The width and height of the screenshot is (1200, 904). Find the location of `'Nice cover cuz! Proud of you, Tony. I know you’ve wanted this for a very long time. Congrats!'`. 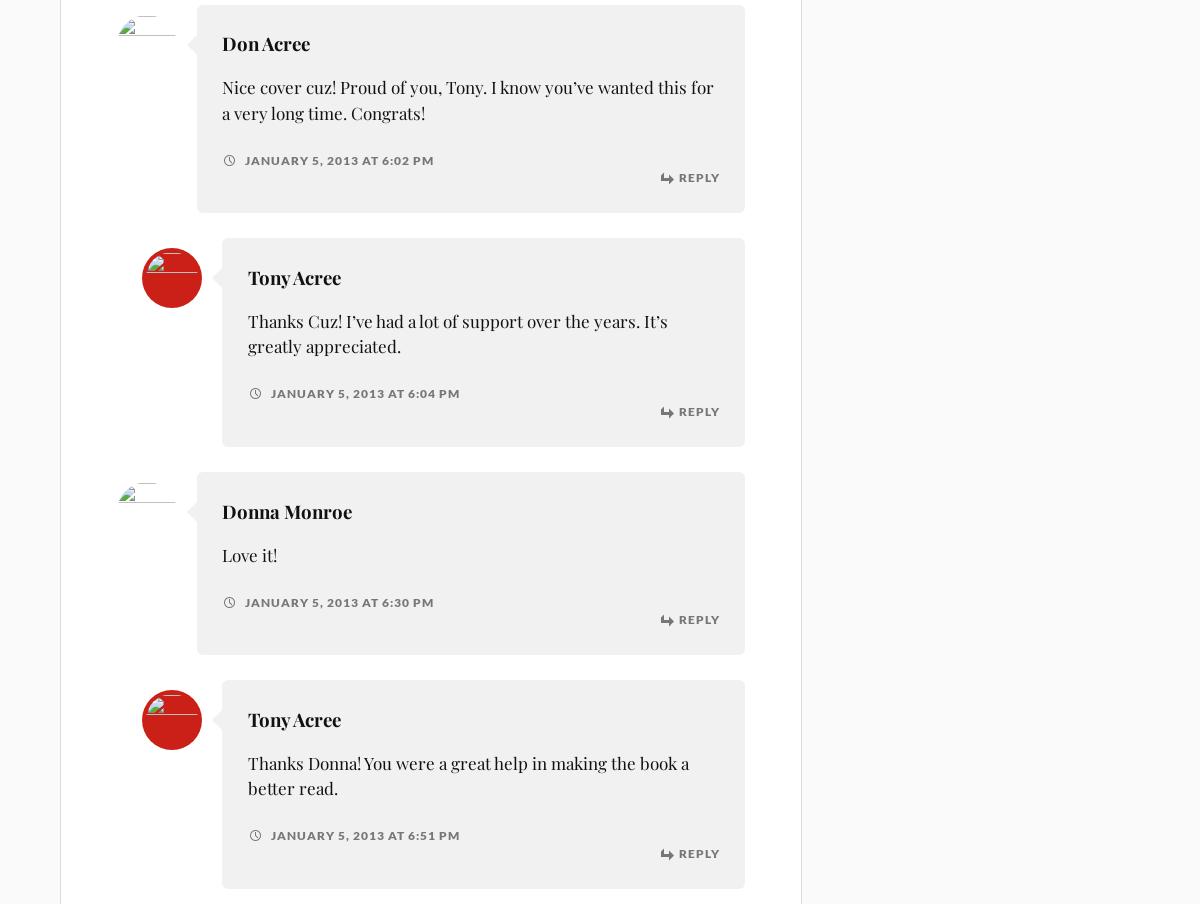

'Nice cover cuz! Proud of you, Tony. I know you’ve wanted this for a very long time. Congrats!' is located at coordinates (221, 99).